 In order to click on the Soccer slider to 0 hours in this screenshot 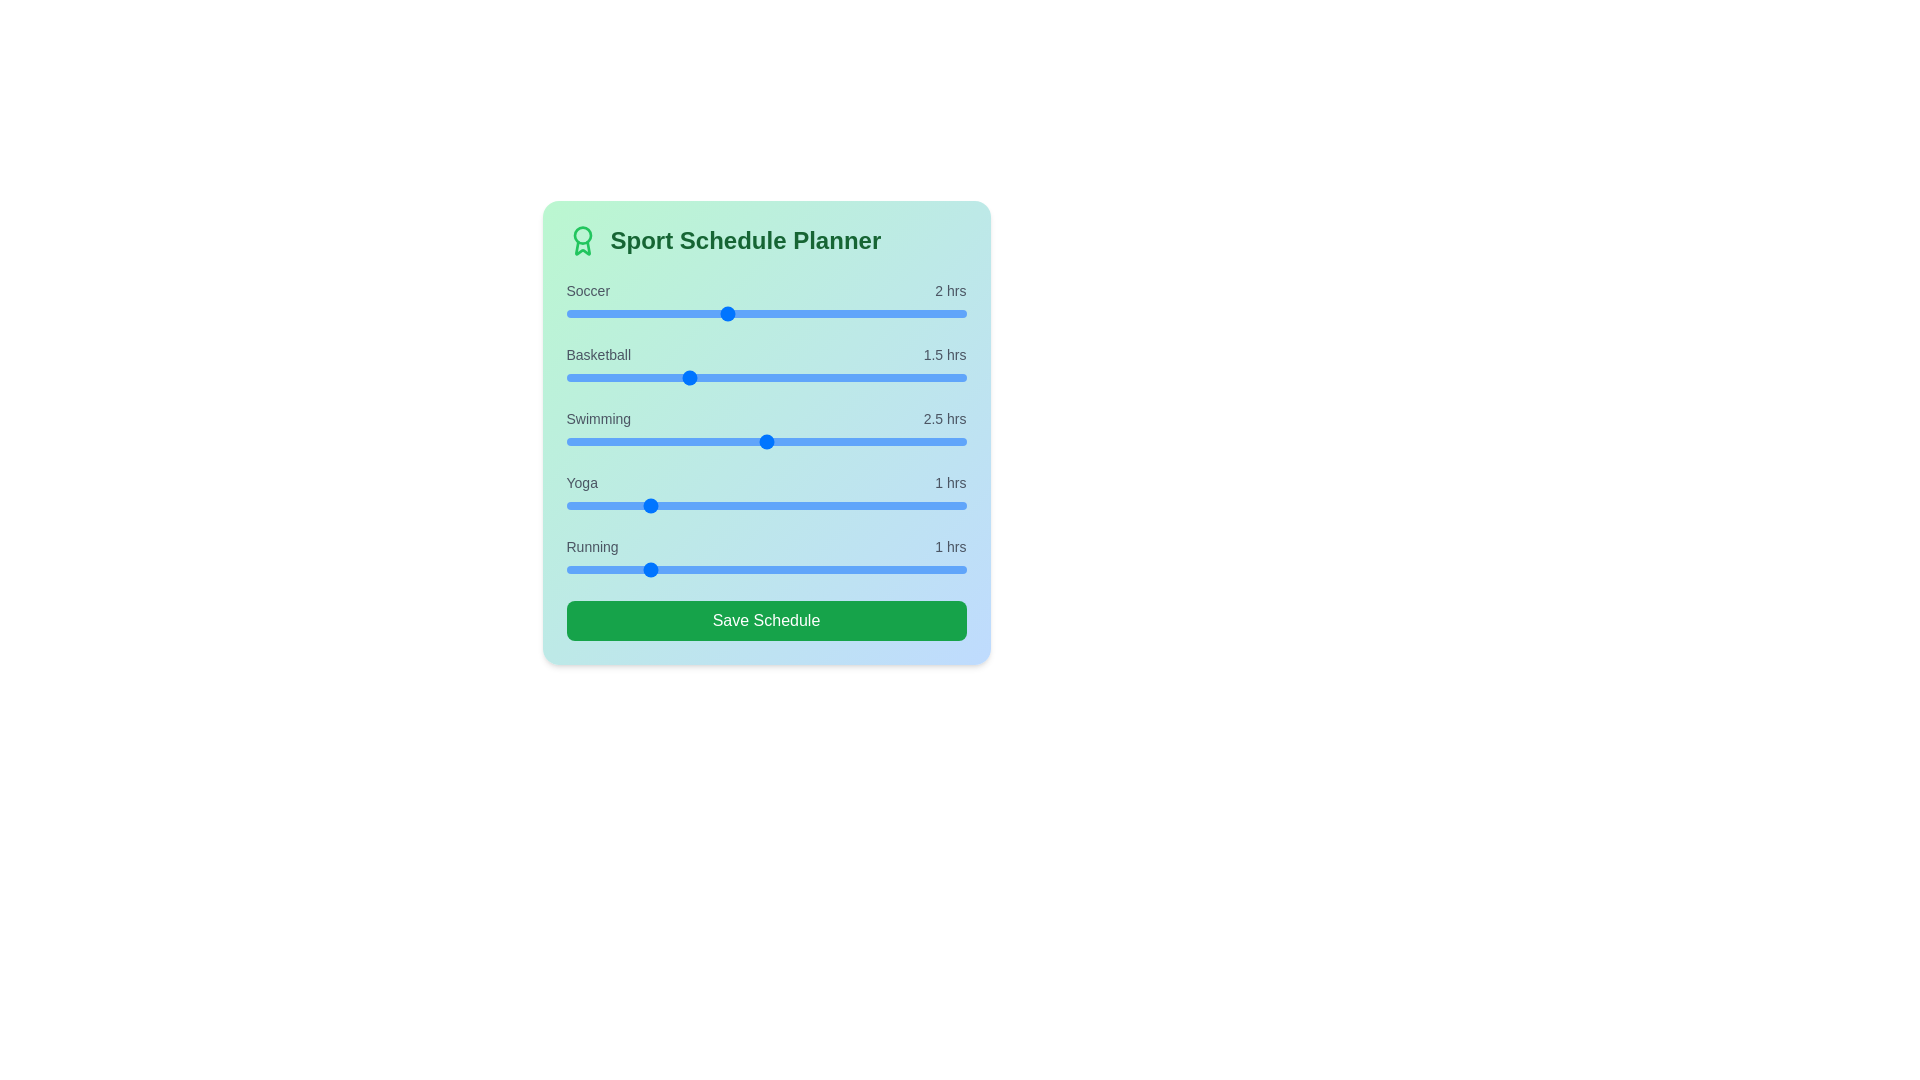, I will do `click(565, 313)`.